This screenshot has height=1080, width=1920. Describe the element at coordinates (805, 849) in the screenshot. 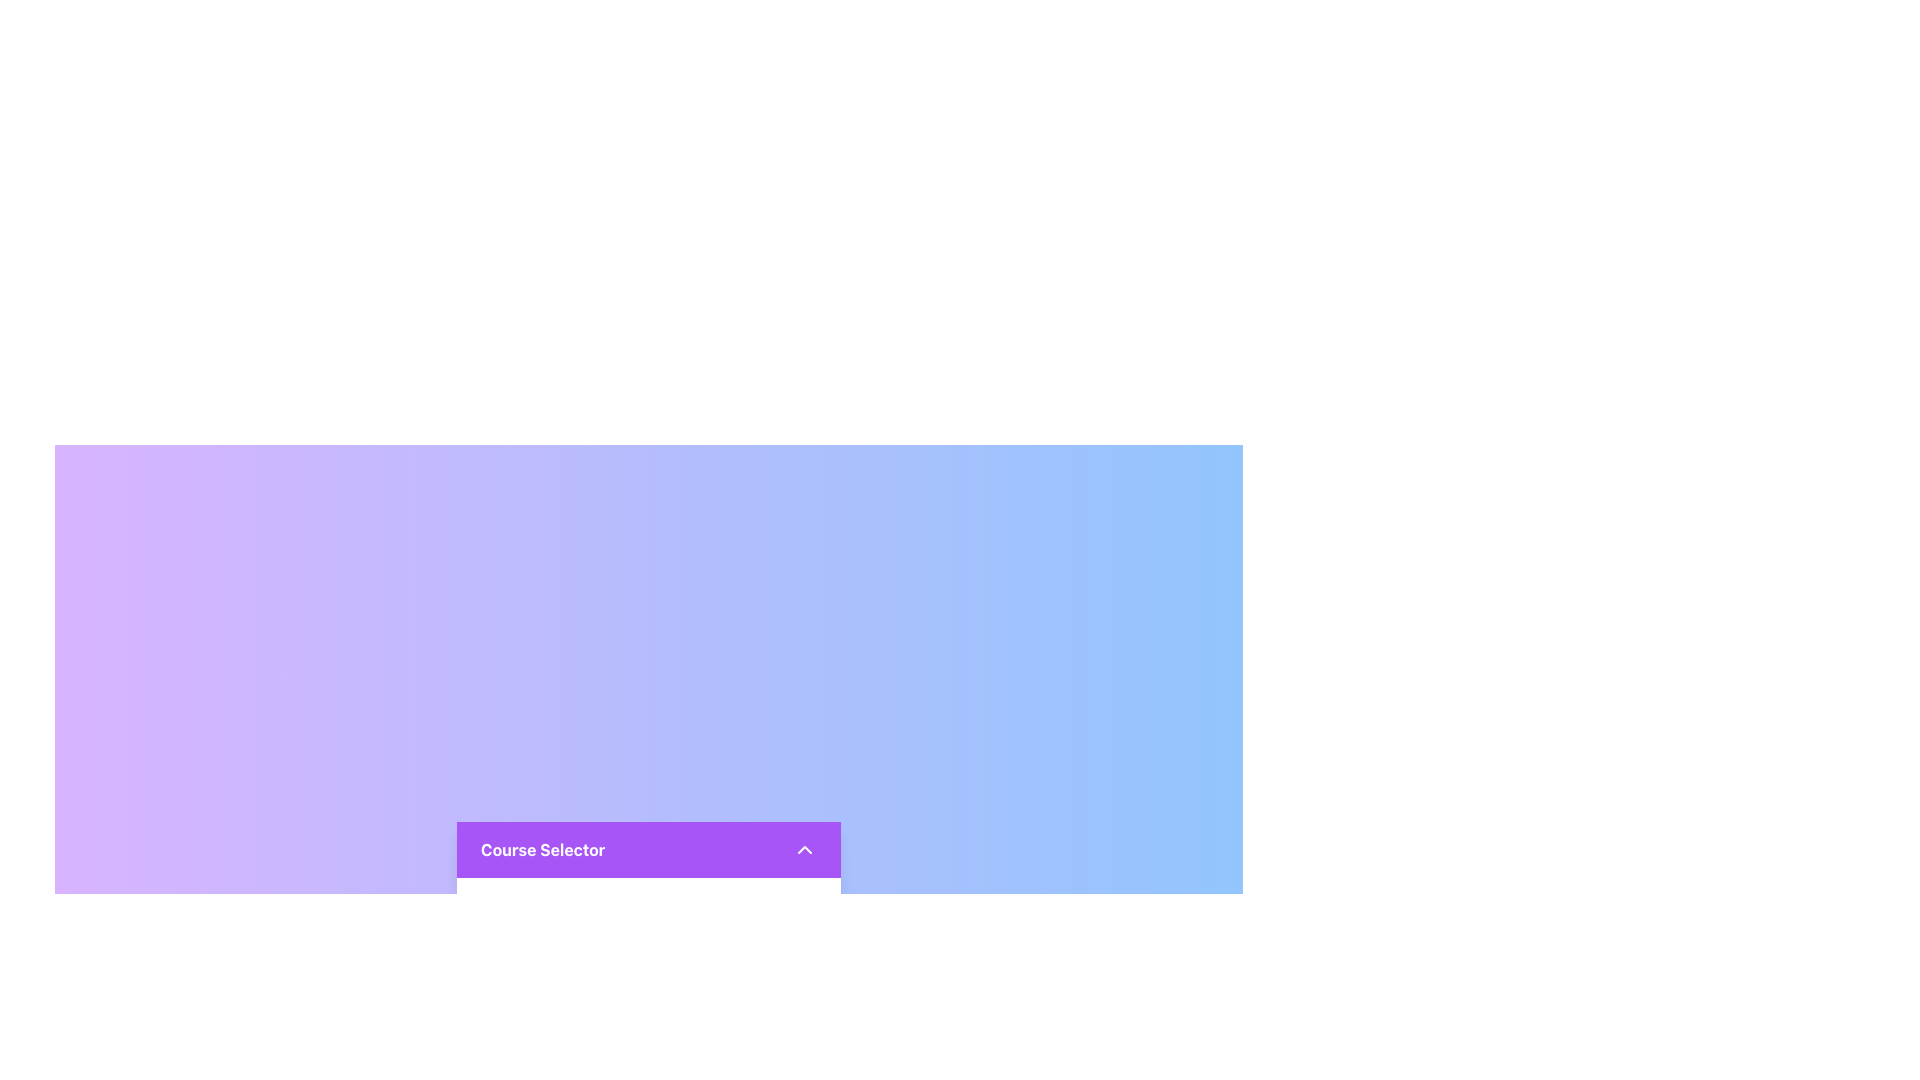

I see `the small downward-facing chevron icon on the far right edge of the 'Course Selector' bar, which is white on a vibrant purple background` at that location.